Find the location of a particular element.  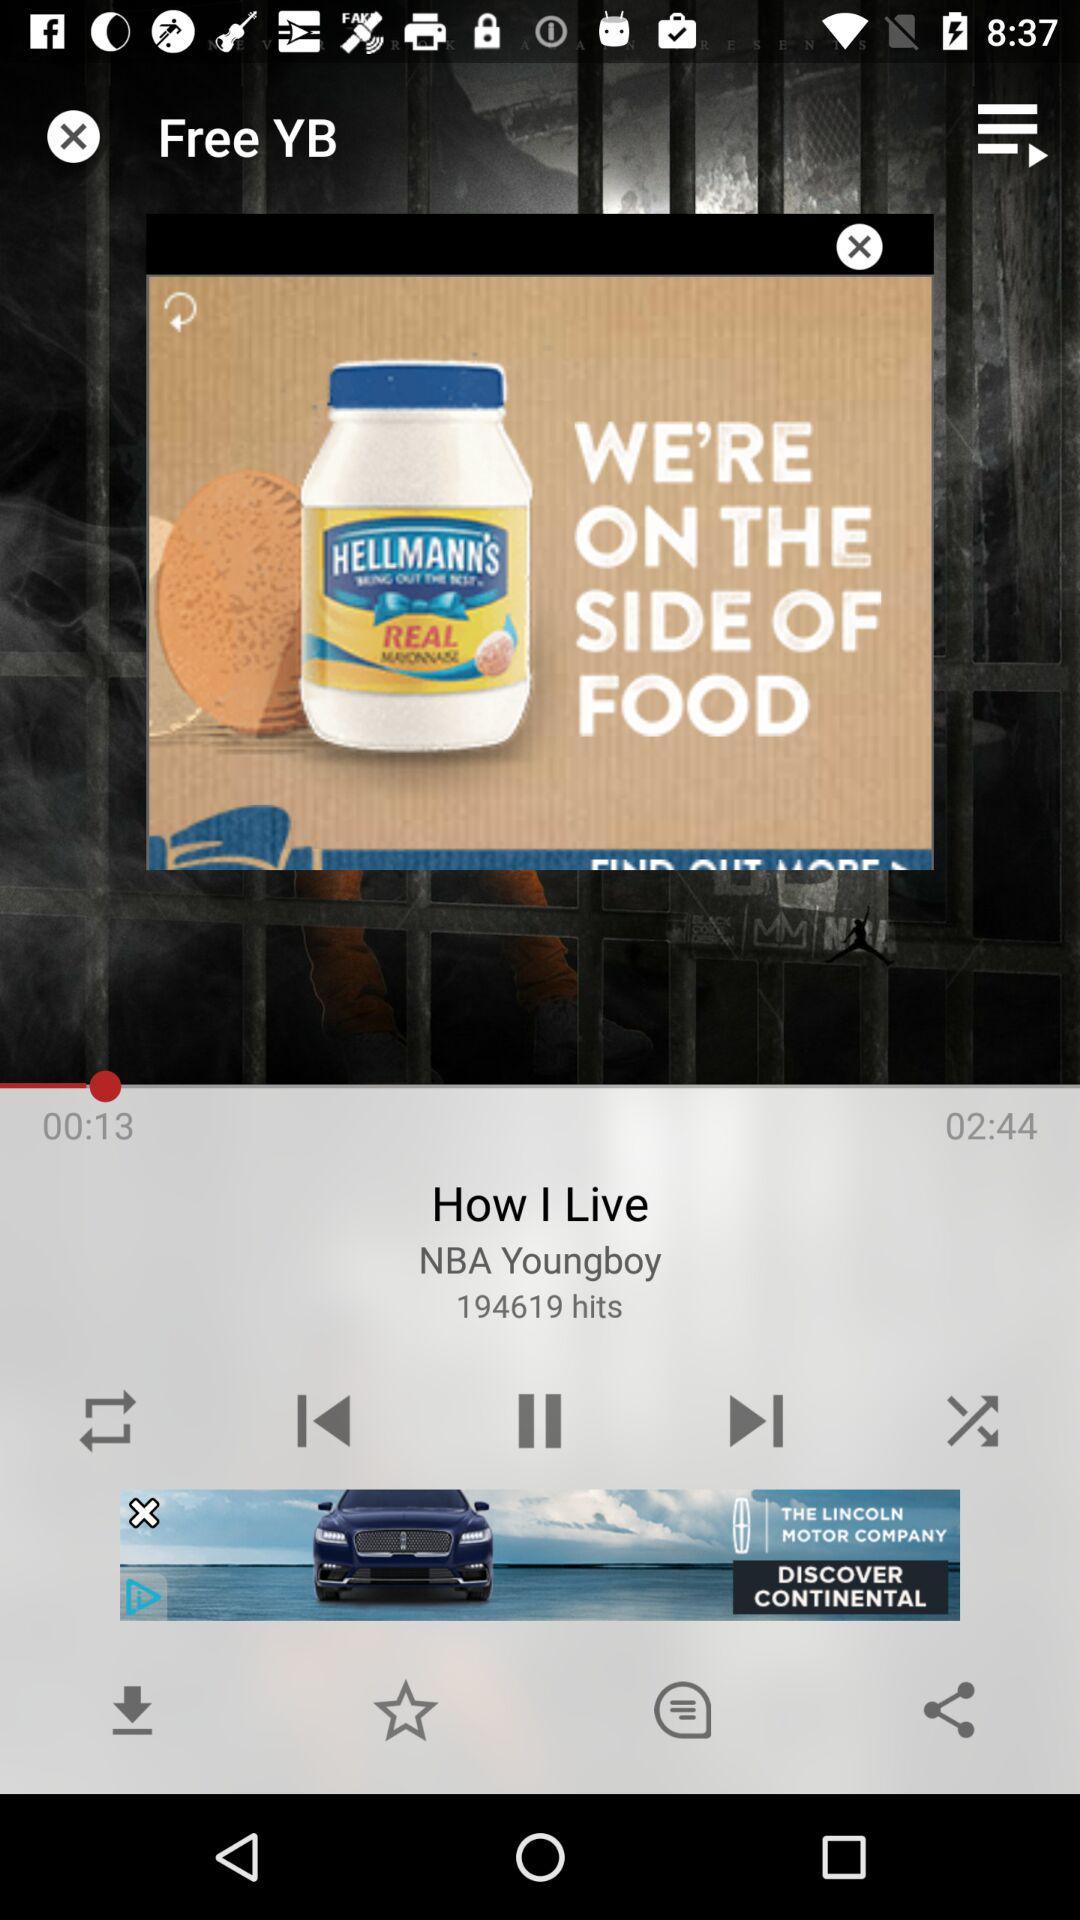

the close icon is located at coordinates (858, 245).